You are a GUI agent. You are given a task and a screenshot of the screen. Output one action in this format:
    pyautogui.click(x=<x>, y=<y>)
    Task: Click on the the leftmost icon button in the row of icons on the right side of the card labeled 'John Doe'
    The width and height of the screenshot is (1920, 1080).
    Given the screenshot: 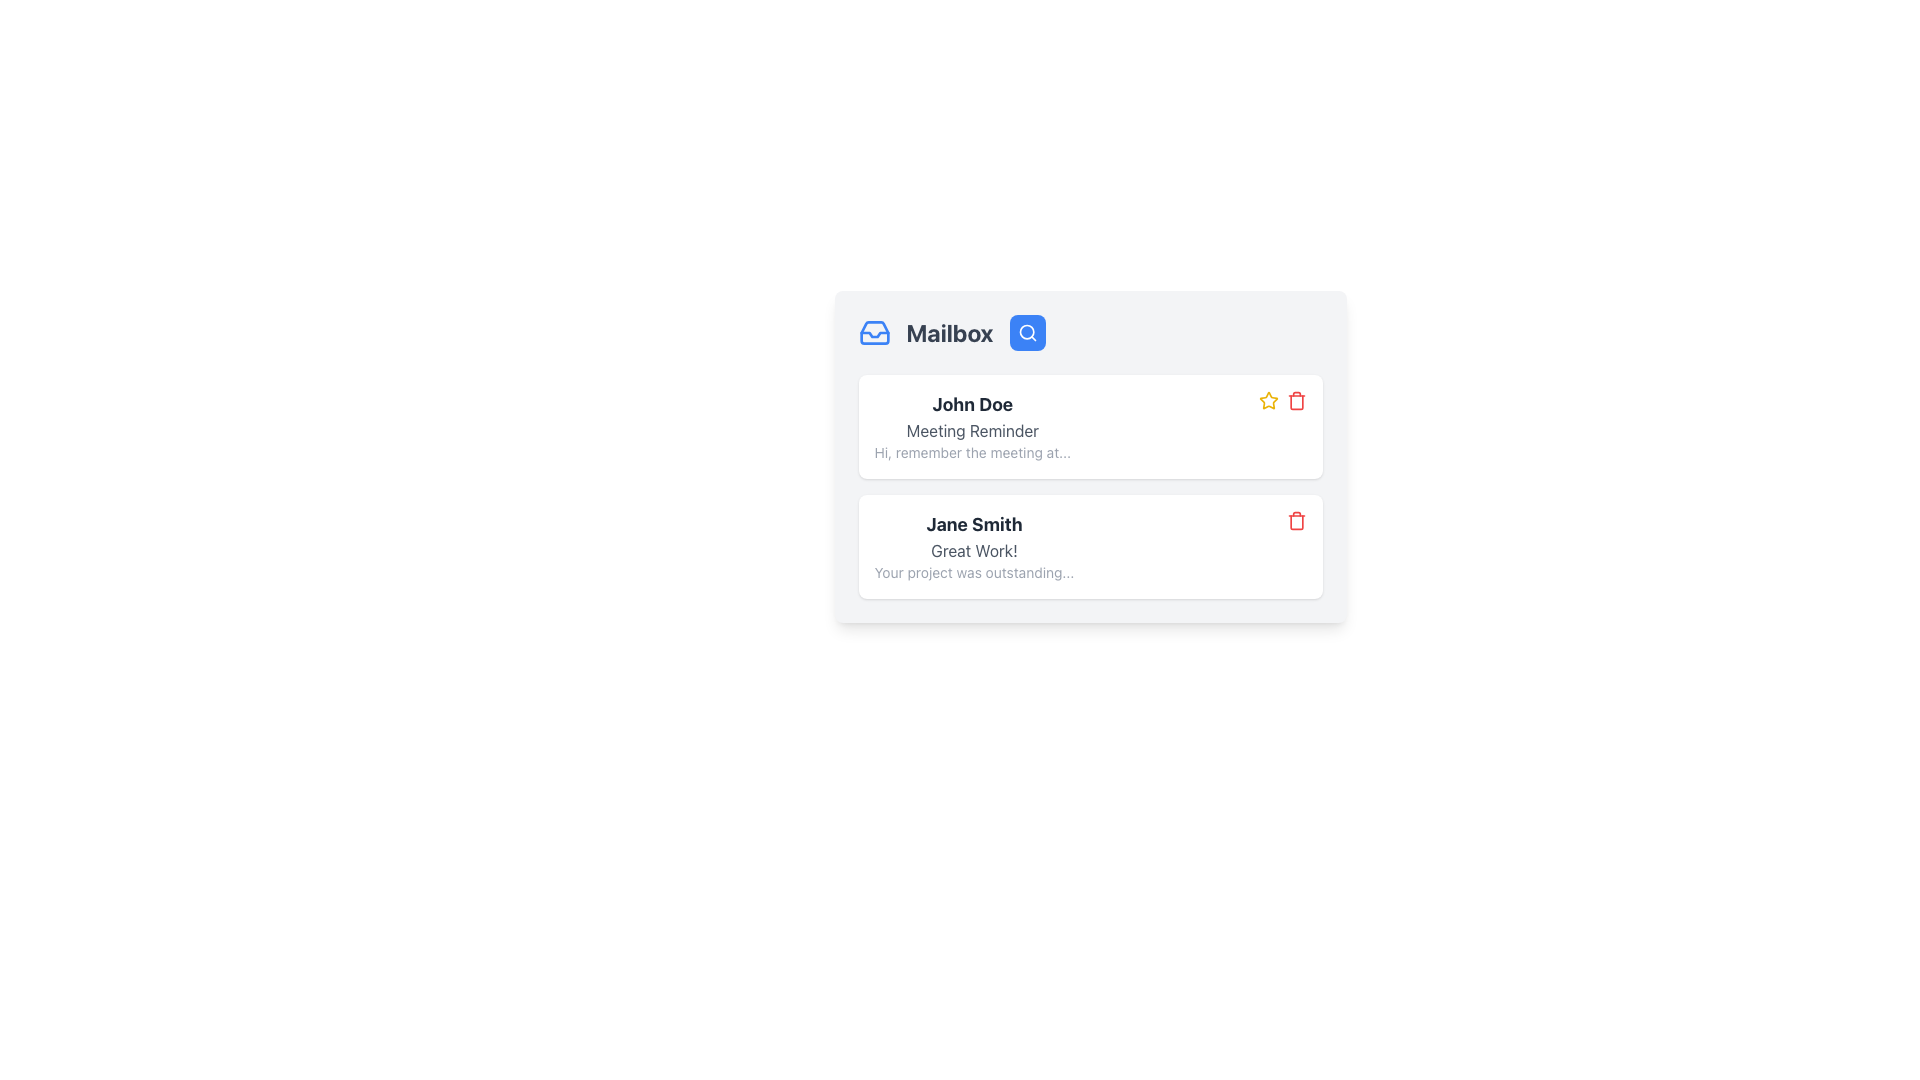 What is the action you would take?
    pyautogui.click(x=1267, y=401)
    